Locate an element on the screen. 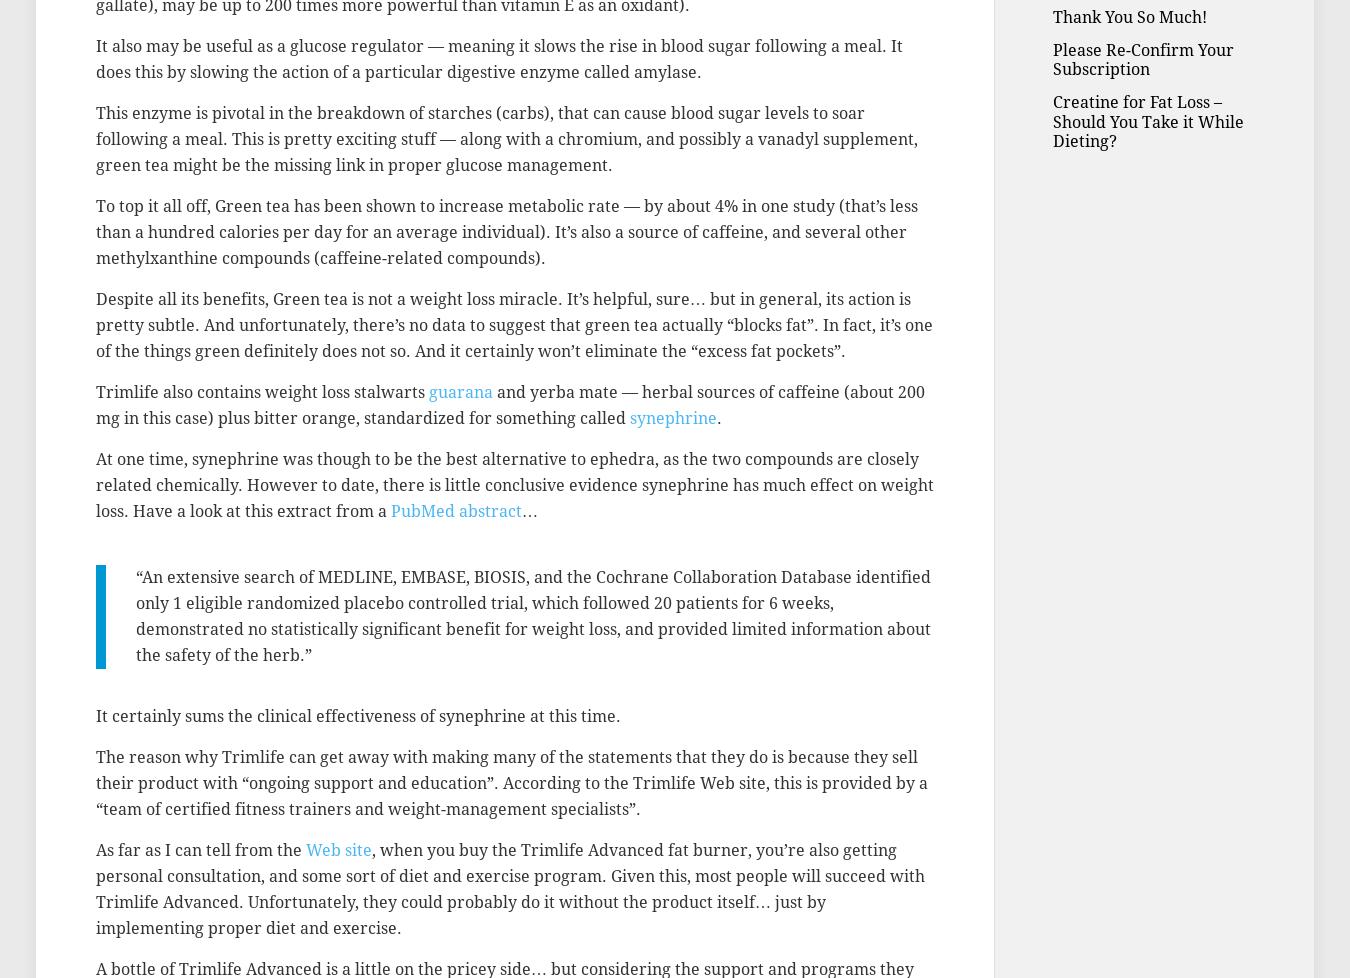 The height and width of the screenshot is (978, 1350). '.' is located at coordinates (715, 417).